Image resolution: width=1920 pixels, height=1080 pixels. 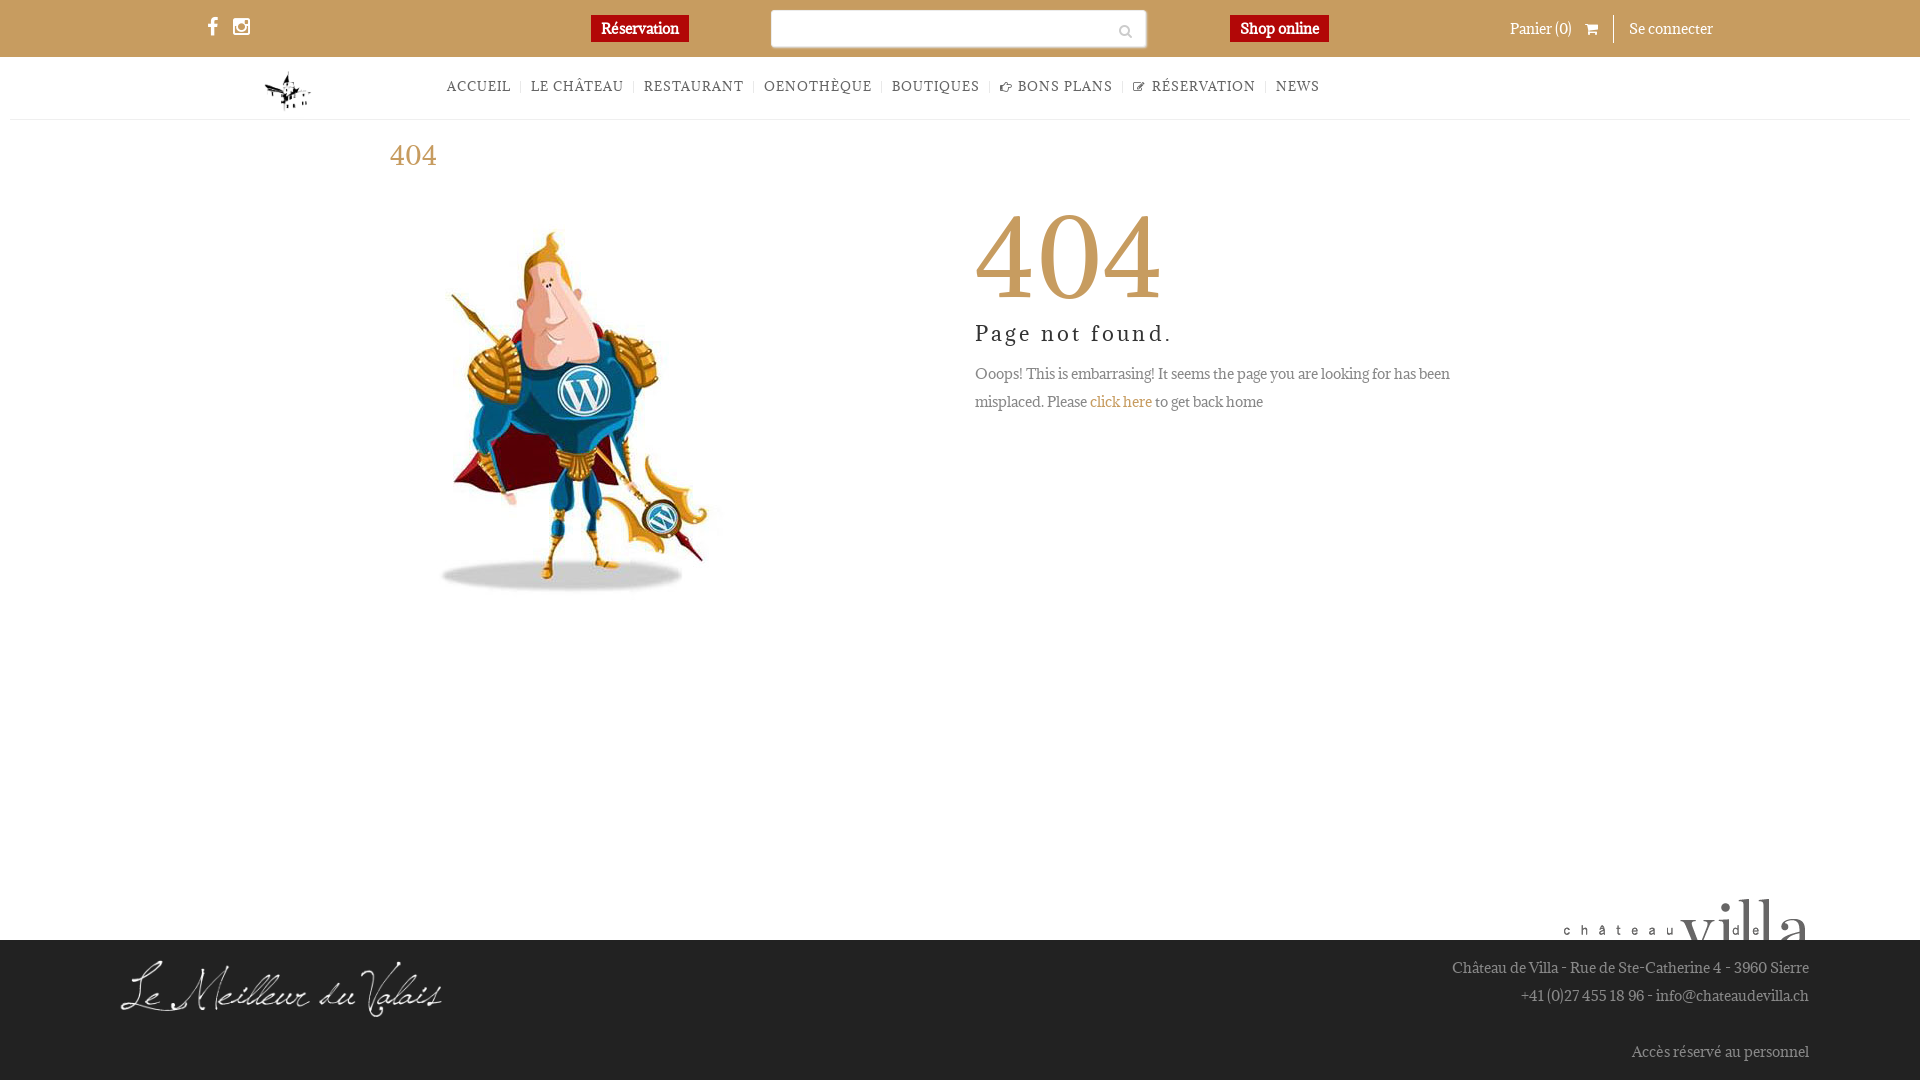 What do you see at coordinates (1278, 27) in the screenshot?
I see `'Shop online'` at bounding box center [1278, 27].